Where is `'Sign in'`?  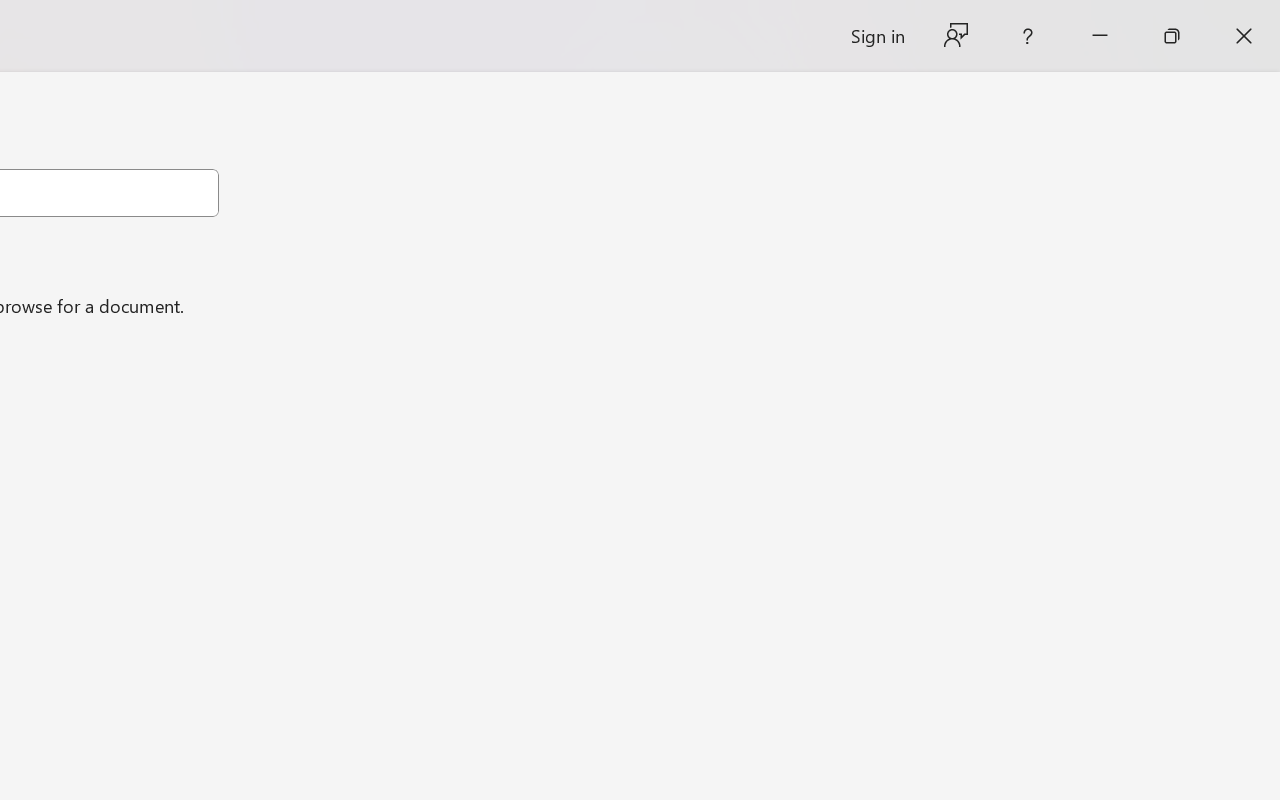 'Sign in' is located at coordinates (876, 34).